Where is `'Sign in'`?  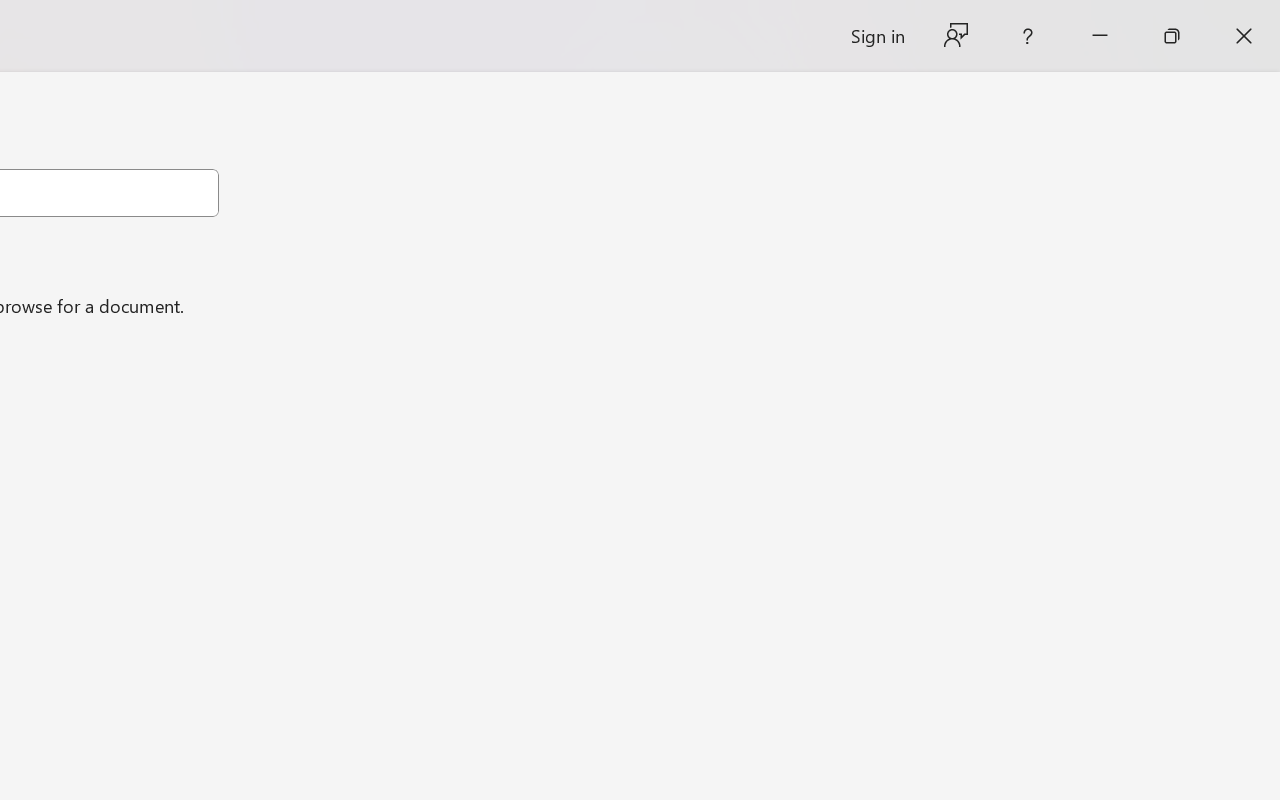 'Sign in' is located at coordinates (876, 34).